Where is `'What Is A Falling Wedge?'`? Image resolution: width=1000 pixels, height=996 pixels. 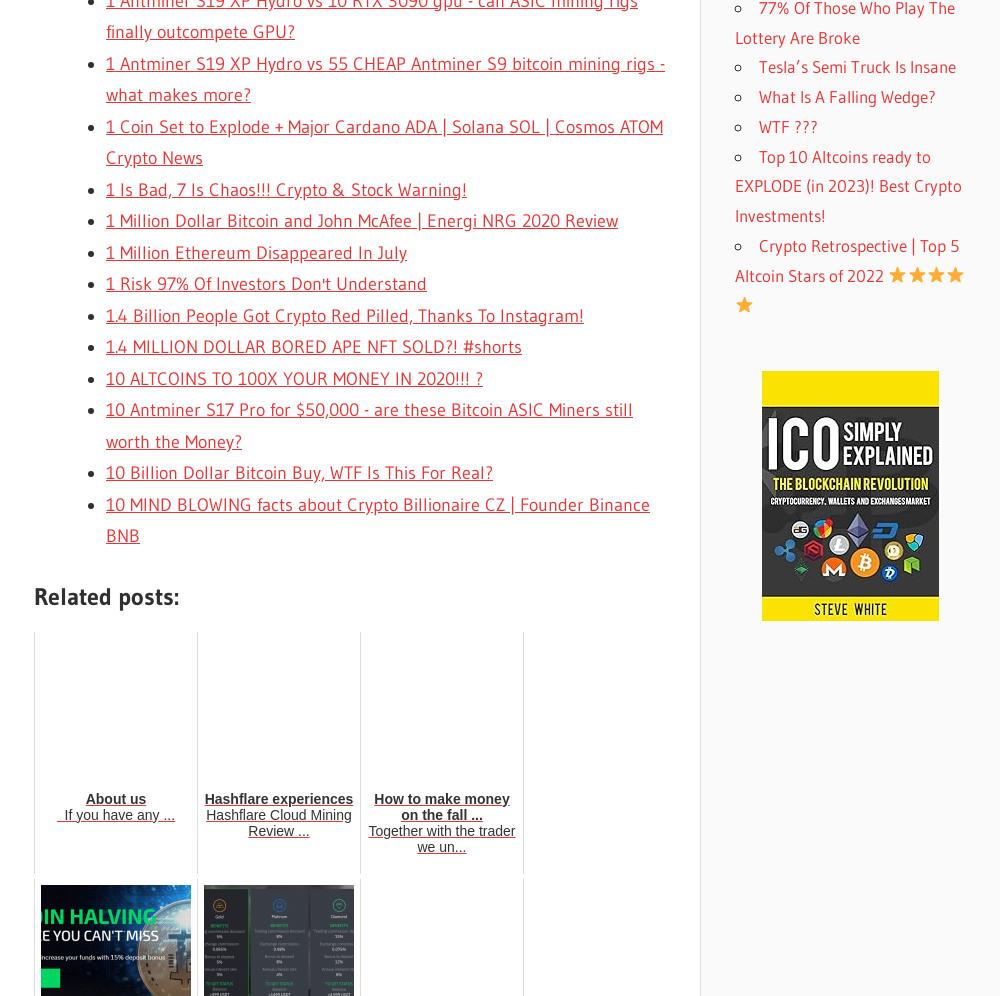
'What Is A Falling Wedge?' is located at coordinates (846, 96).